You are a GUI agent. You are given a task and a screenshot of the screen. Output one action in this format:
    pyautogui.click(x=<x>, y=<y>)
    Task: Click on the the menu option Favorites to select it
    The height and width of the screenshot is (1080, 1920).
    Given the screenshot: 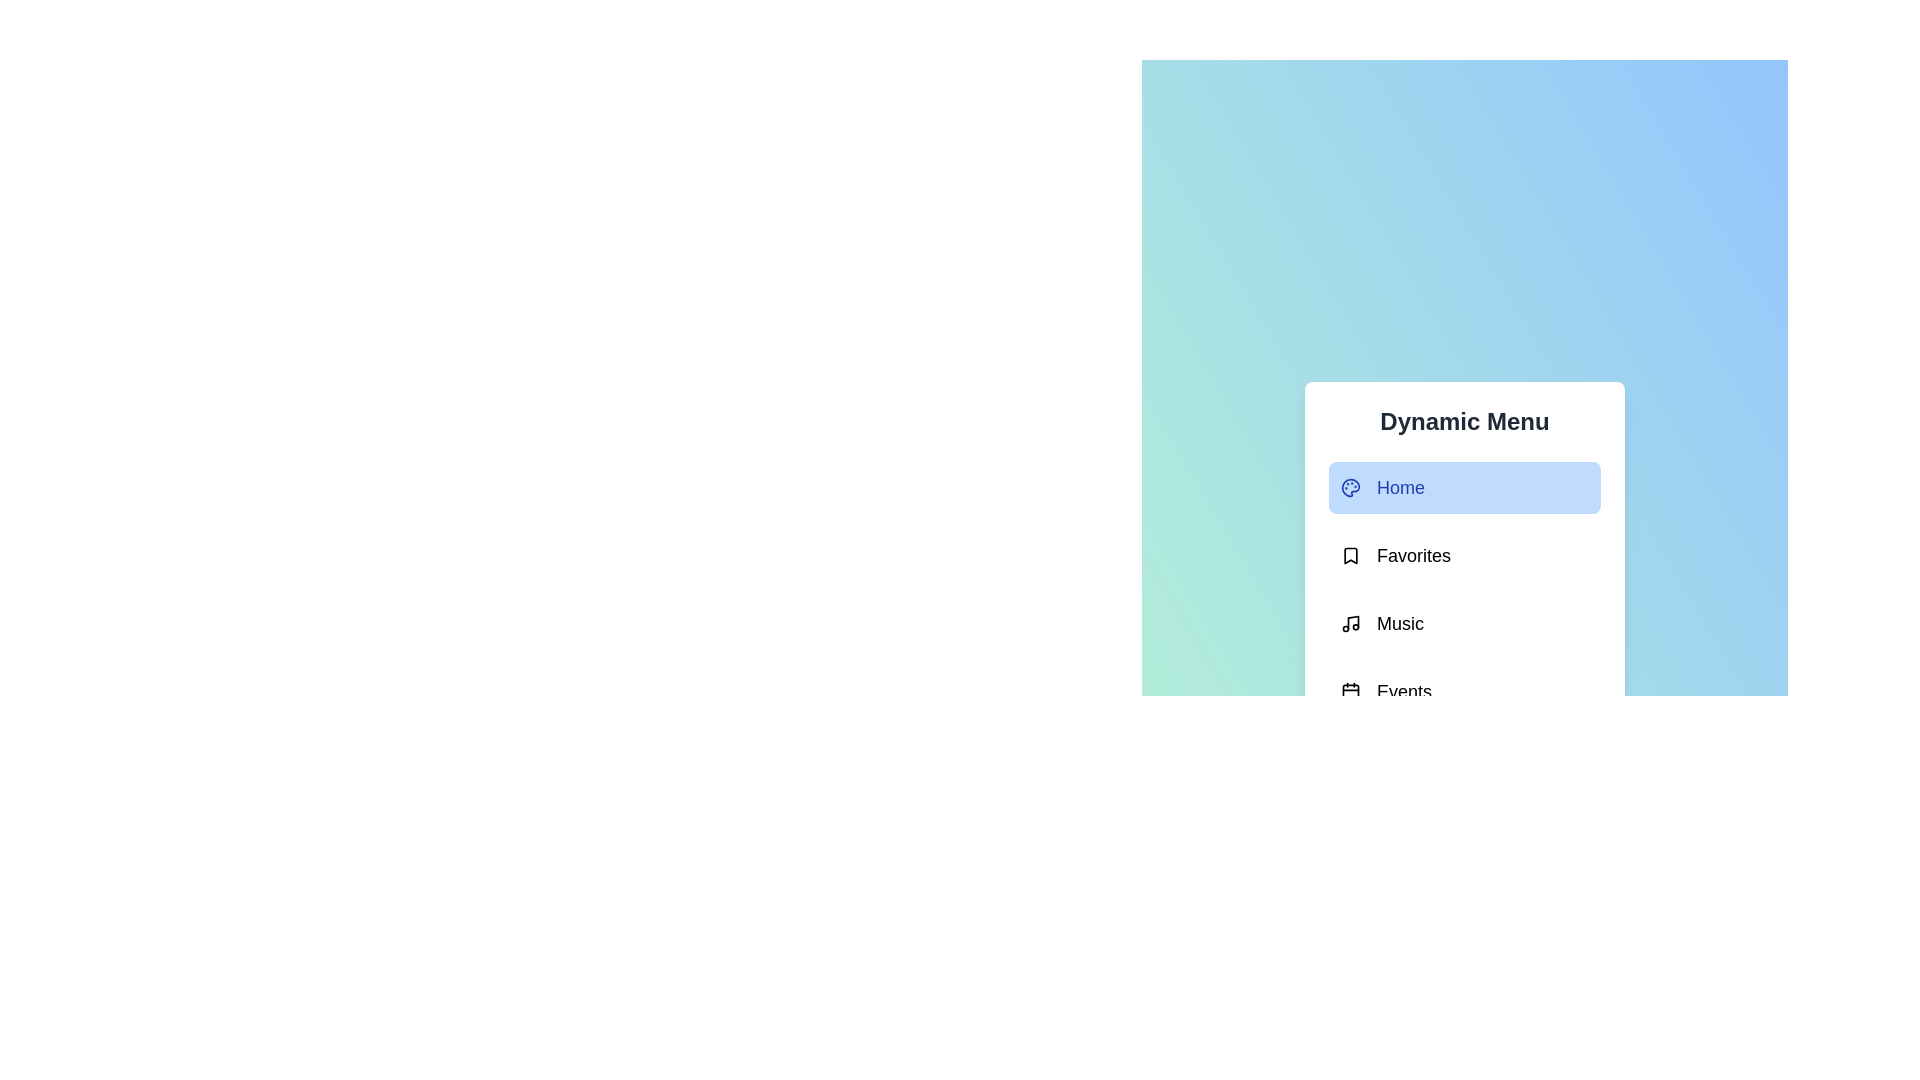 What is the action you would take?
    pyautogui.click(x=1464, y=555)
    